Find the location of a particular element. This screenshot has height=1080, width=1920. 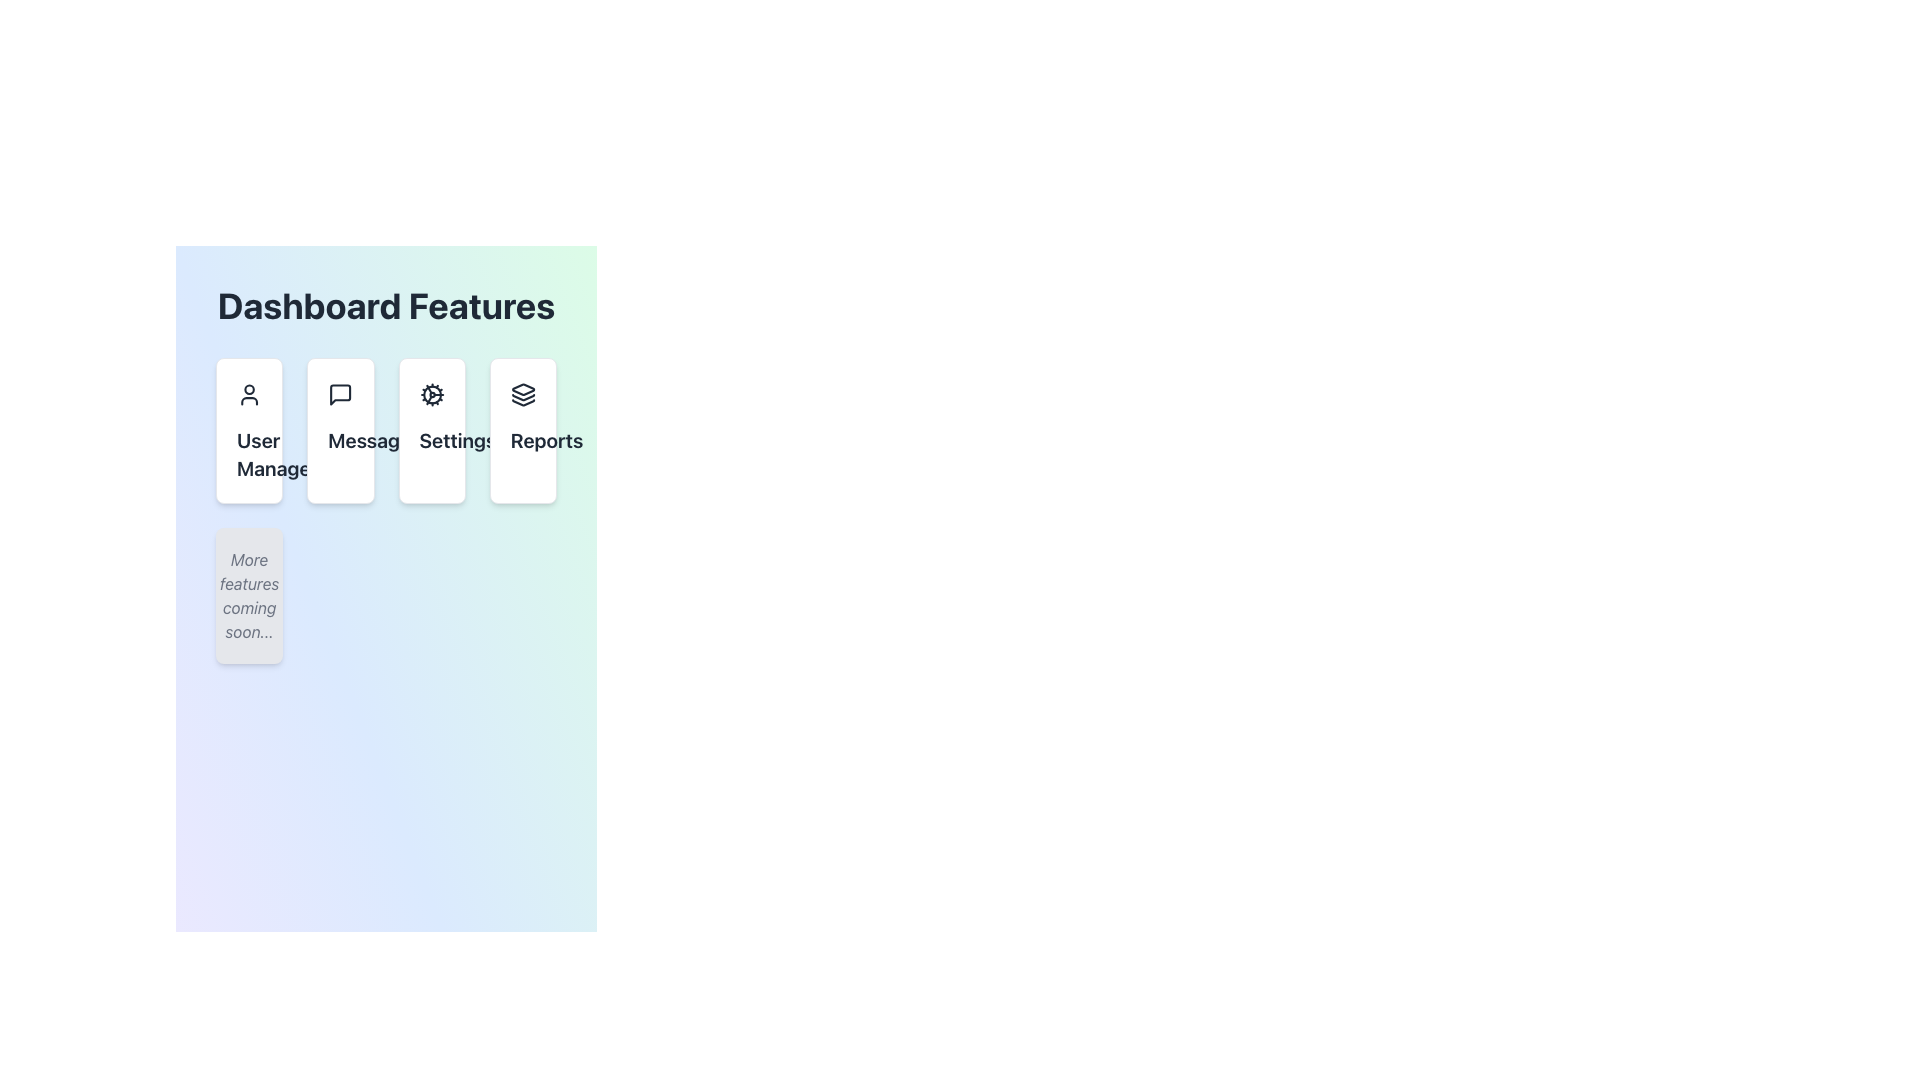

the user profile icon located at the top center of the 'User Management' card in the 'Dashboard Features' grid is located at coordinates (248, 394).